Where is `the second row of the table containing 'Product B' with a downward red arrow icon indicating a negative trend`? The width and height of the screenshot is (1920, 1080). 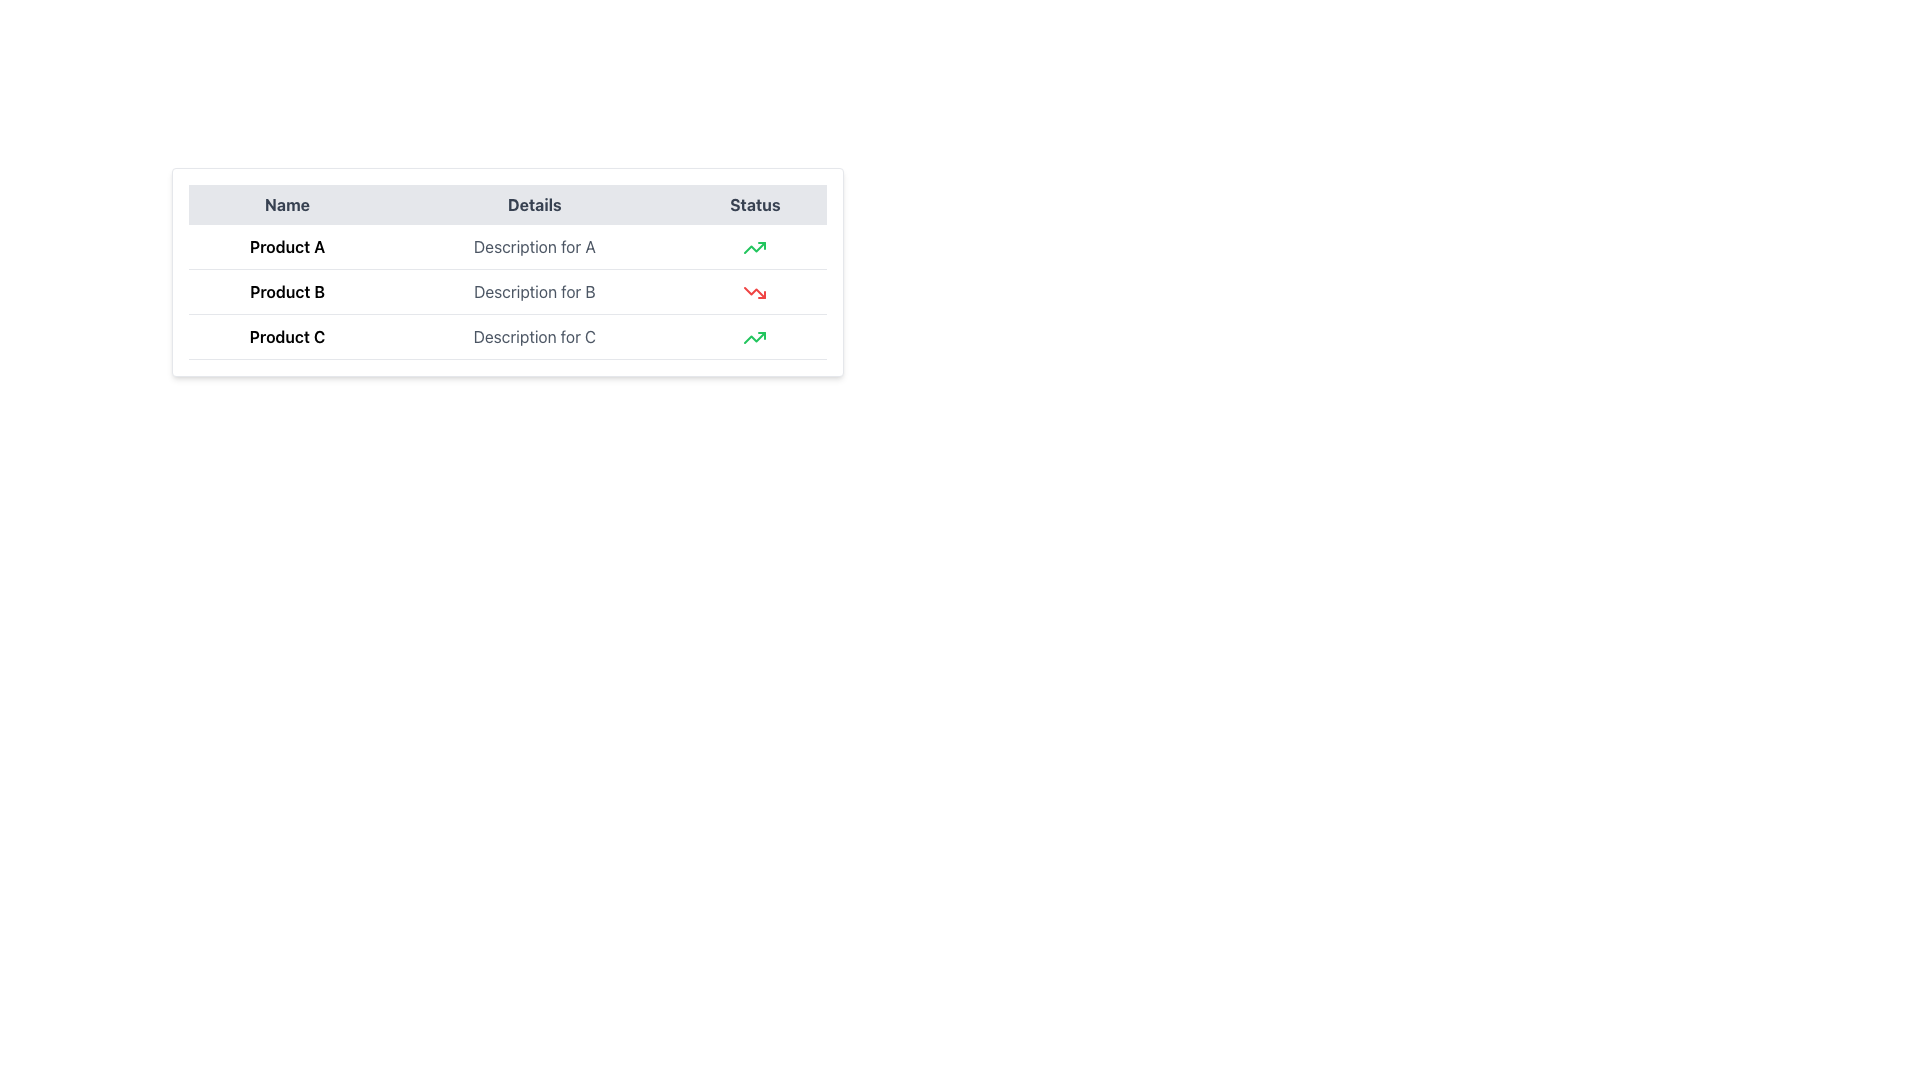
the second row of the table containing 'Product B' with a downward red arrow icon indicating a negative trend is located at coordinates (508, 292).